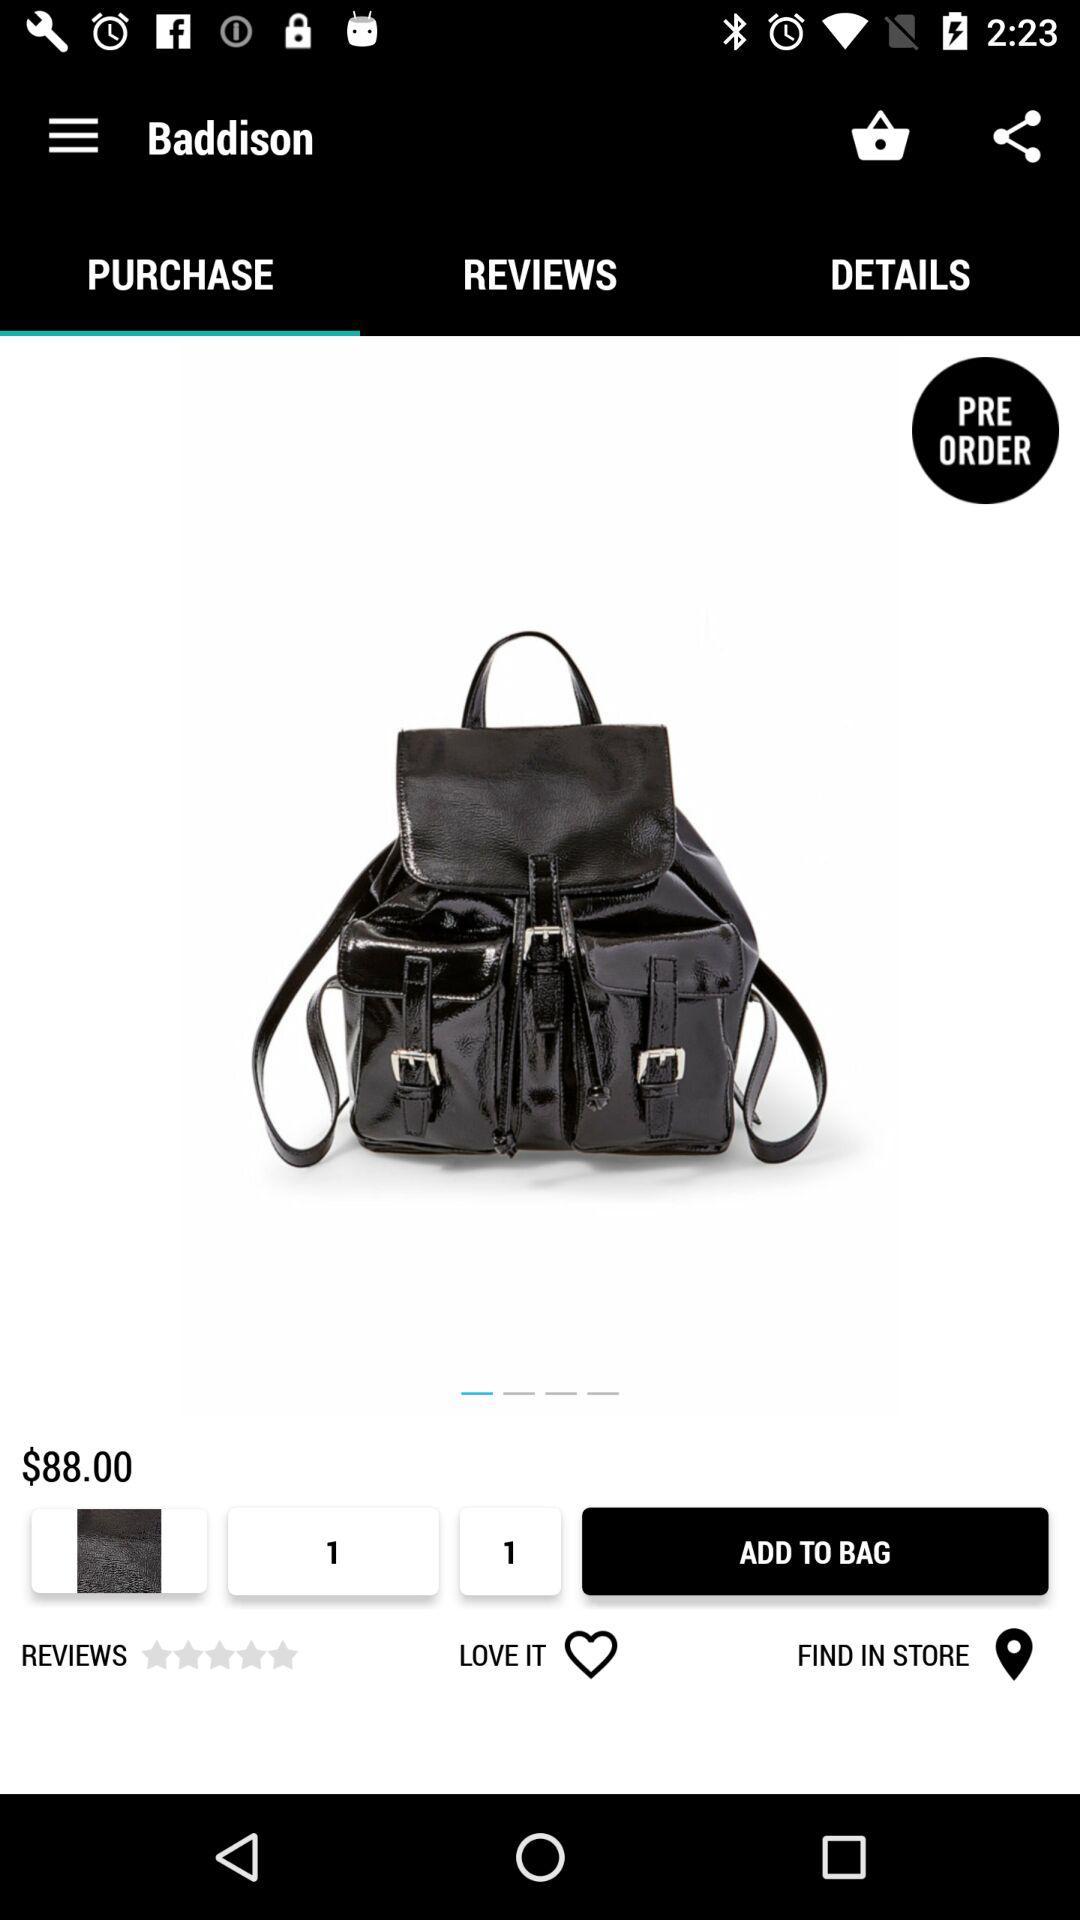  Describe the element at coordinates (540, 876) in the screenshot. I see `the icon above the $88.00 item` at that location.